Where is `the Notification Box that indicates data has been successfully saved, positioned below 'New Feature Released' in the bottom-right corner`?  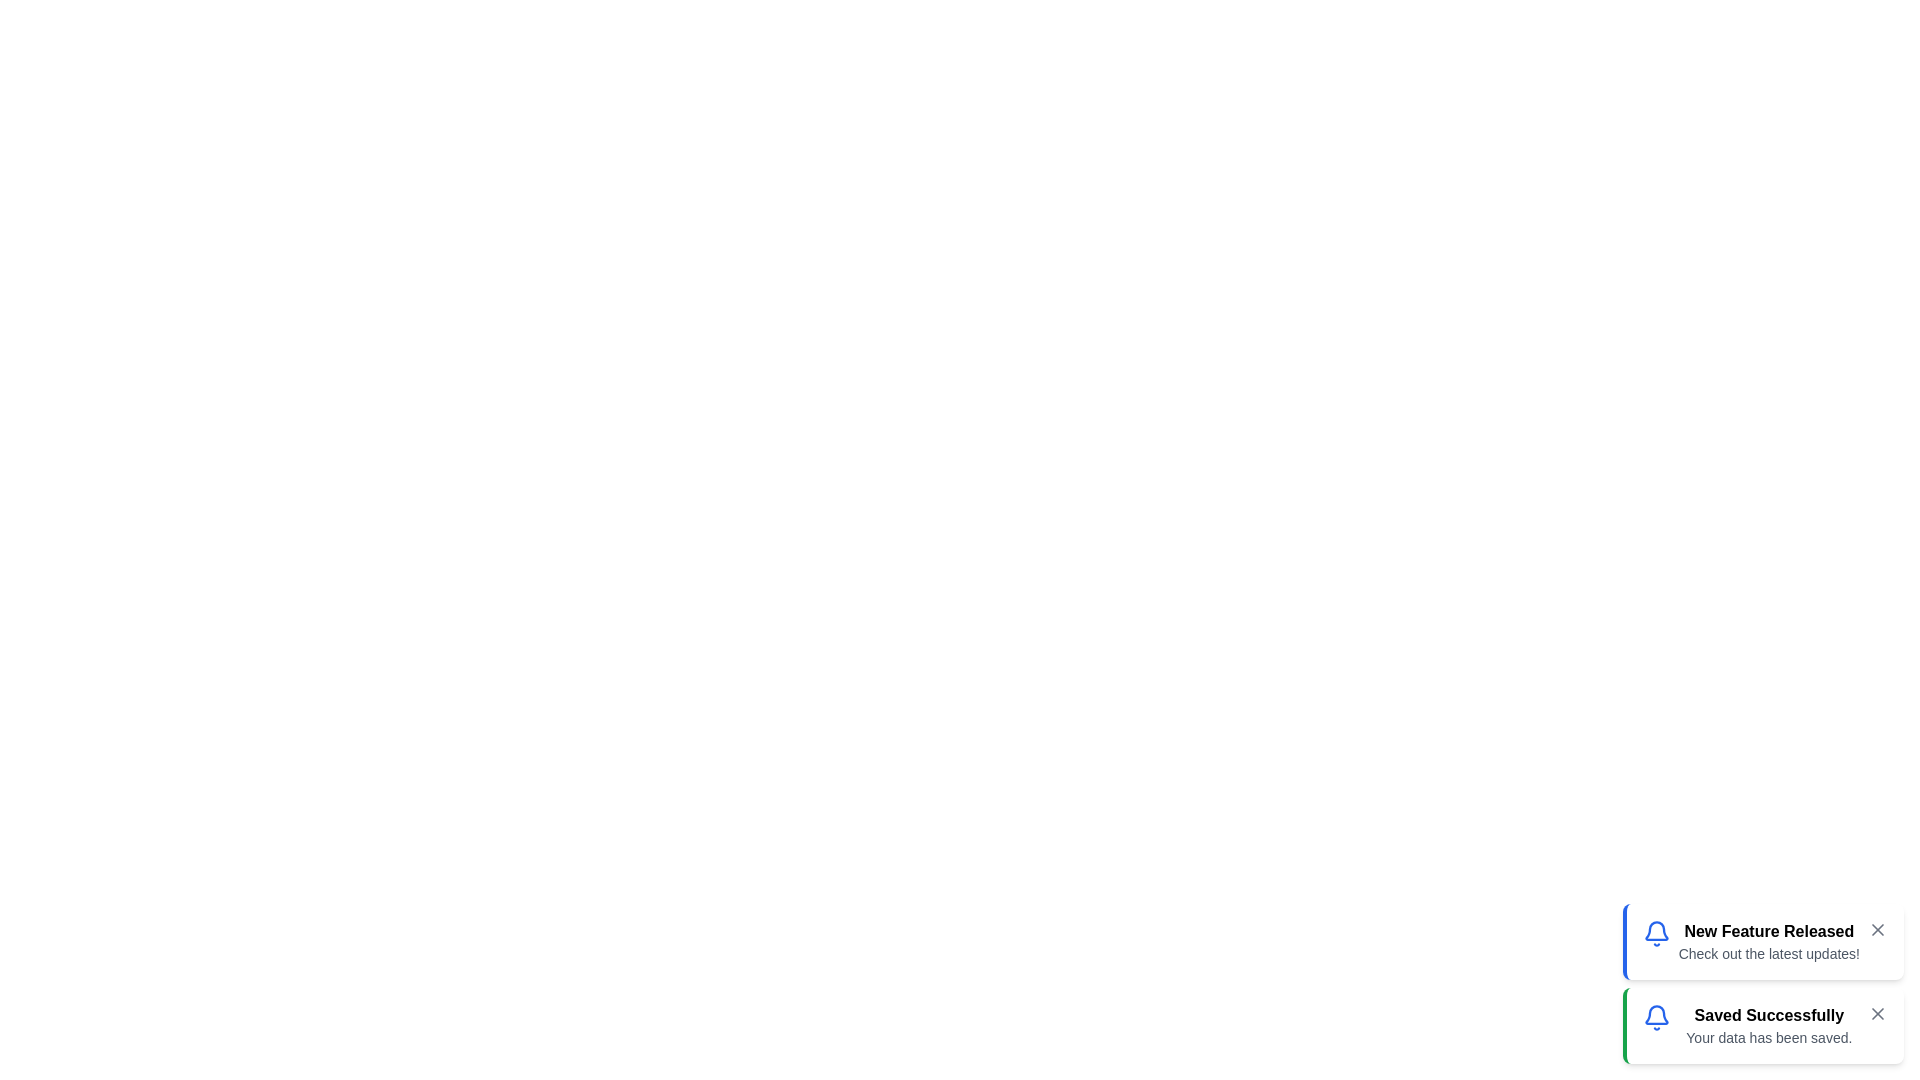
the Notification Box that indicates data has been successfully saved, positioned below 'New Feature Released' in the bottom-right corner is located at coordinates (1763, 1026).